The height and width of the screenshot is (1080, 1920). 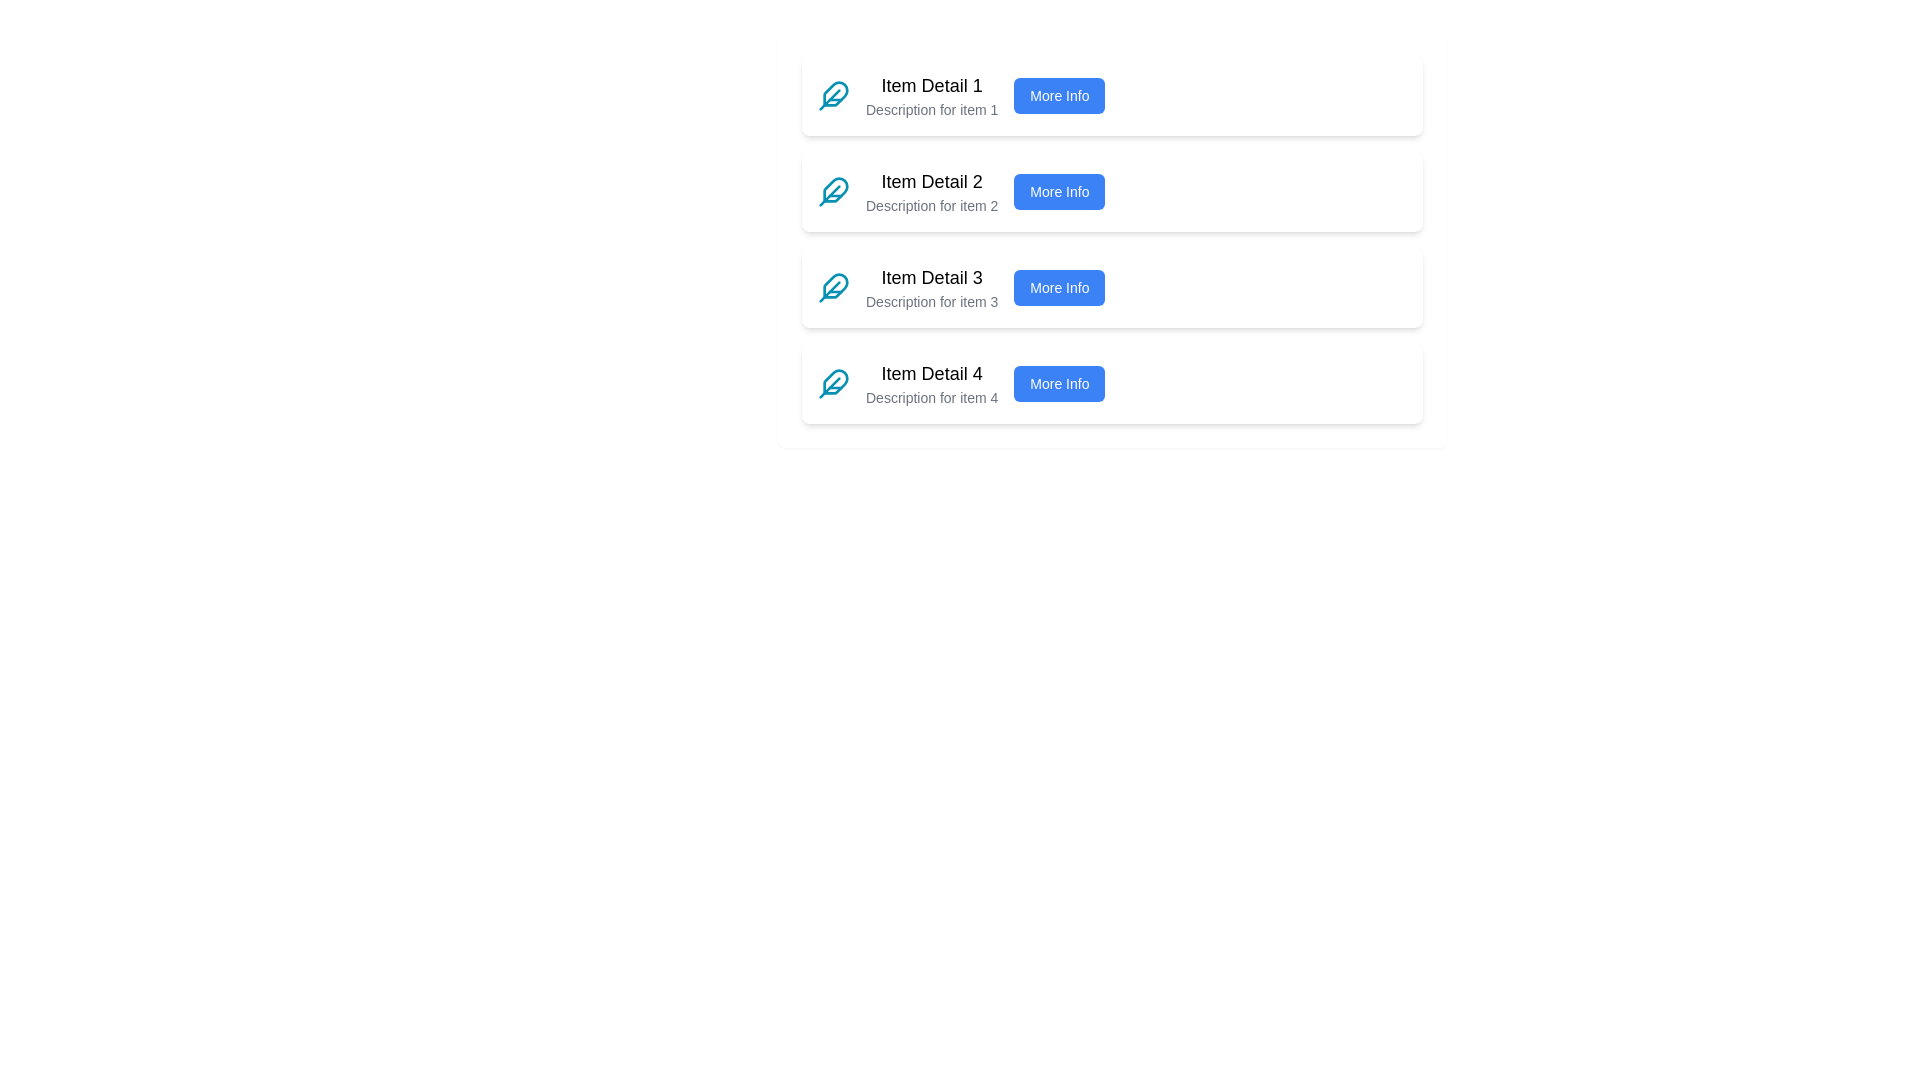 What do you see at coordinates (931, 277) in the screenshot?
I see `text label that serves as the title for the third item in a vertical list, positioned between 'Item Detail 2' and 'Item Detail 4'` at bounding box center [931, 277].